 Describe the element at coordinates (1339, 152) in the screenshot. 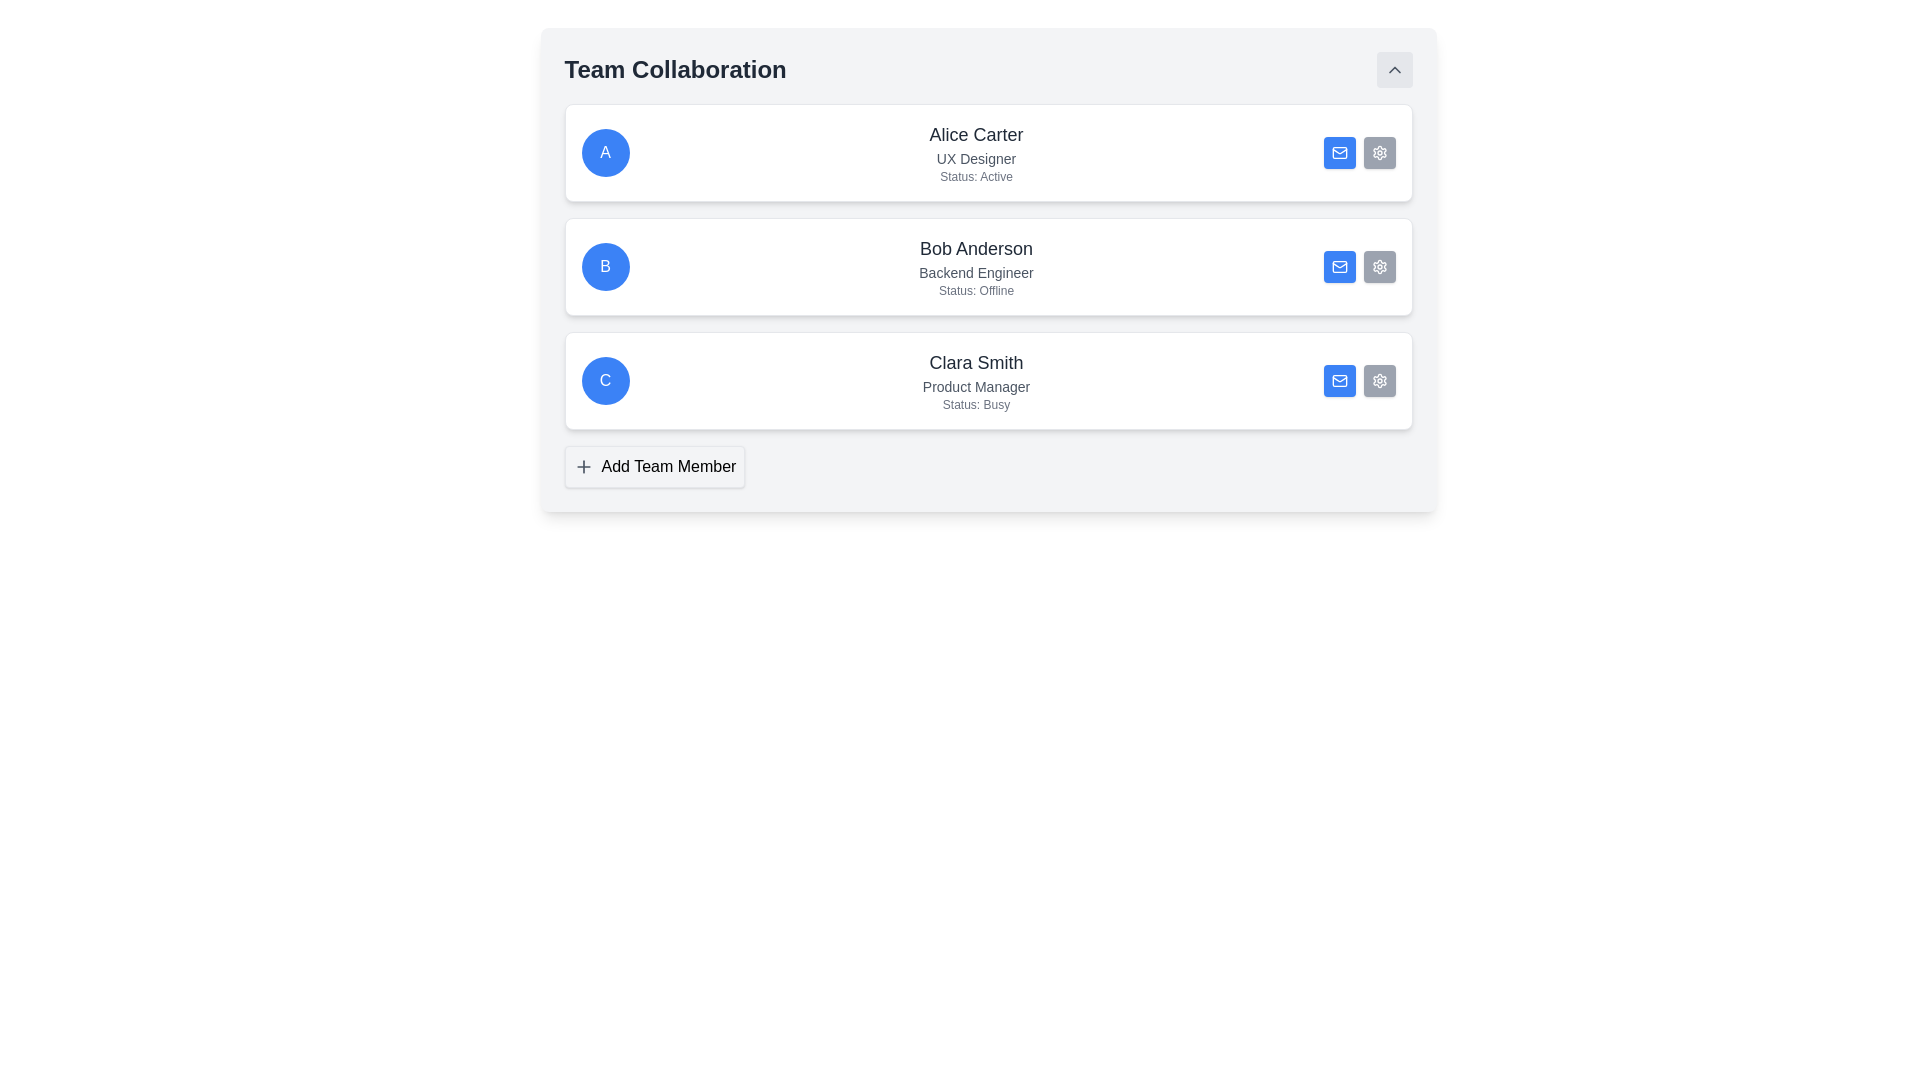

I see `the decorative shape within the mail icon located to the right of 'Alice Carter, UX Designer, Status: Active' in the user interface` at that location.